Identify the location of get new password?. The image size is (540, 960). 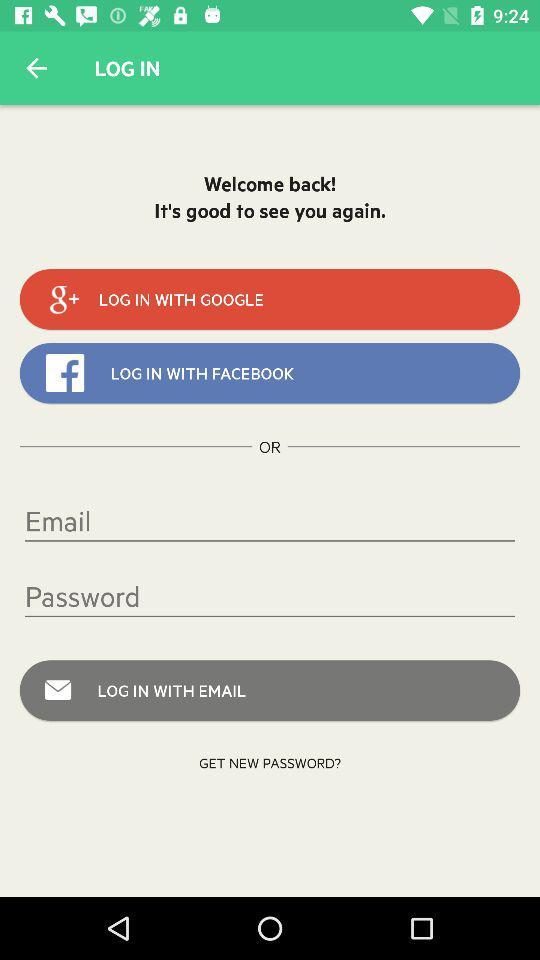
(270, 761).